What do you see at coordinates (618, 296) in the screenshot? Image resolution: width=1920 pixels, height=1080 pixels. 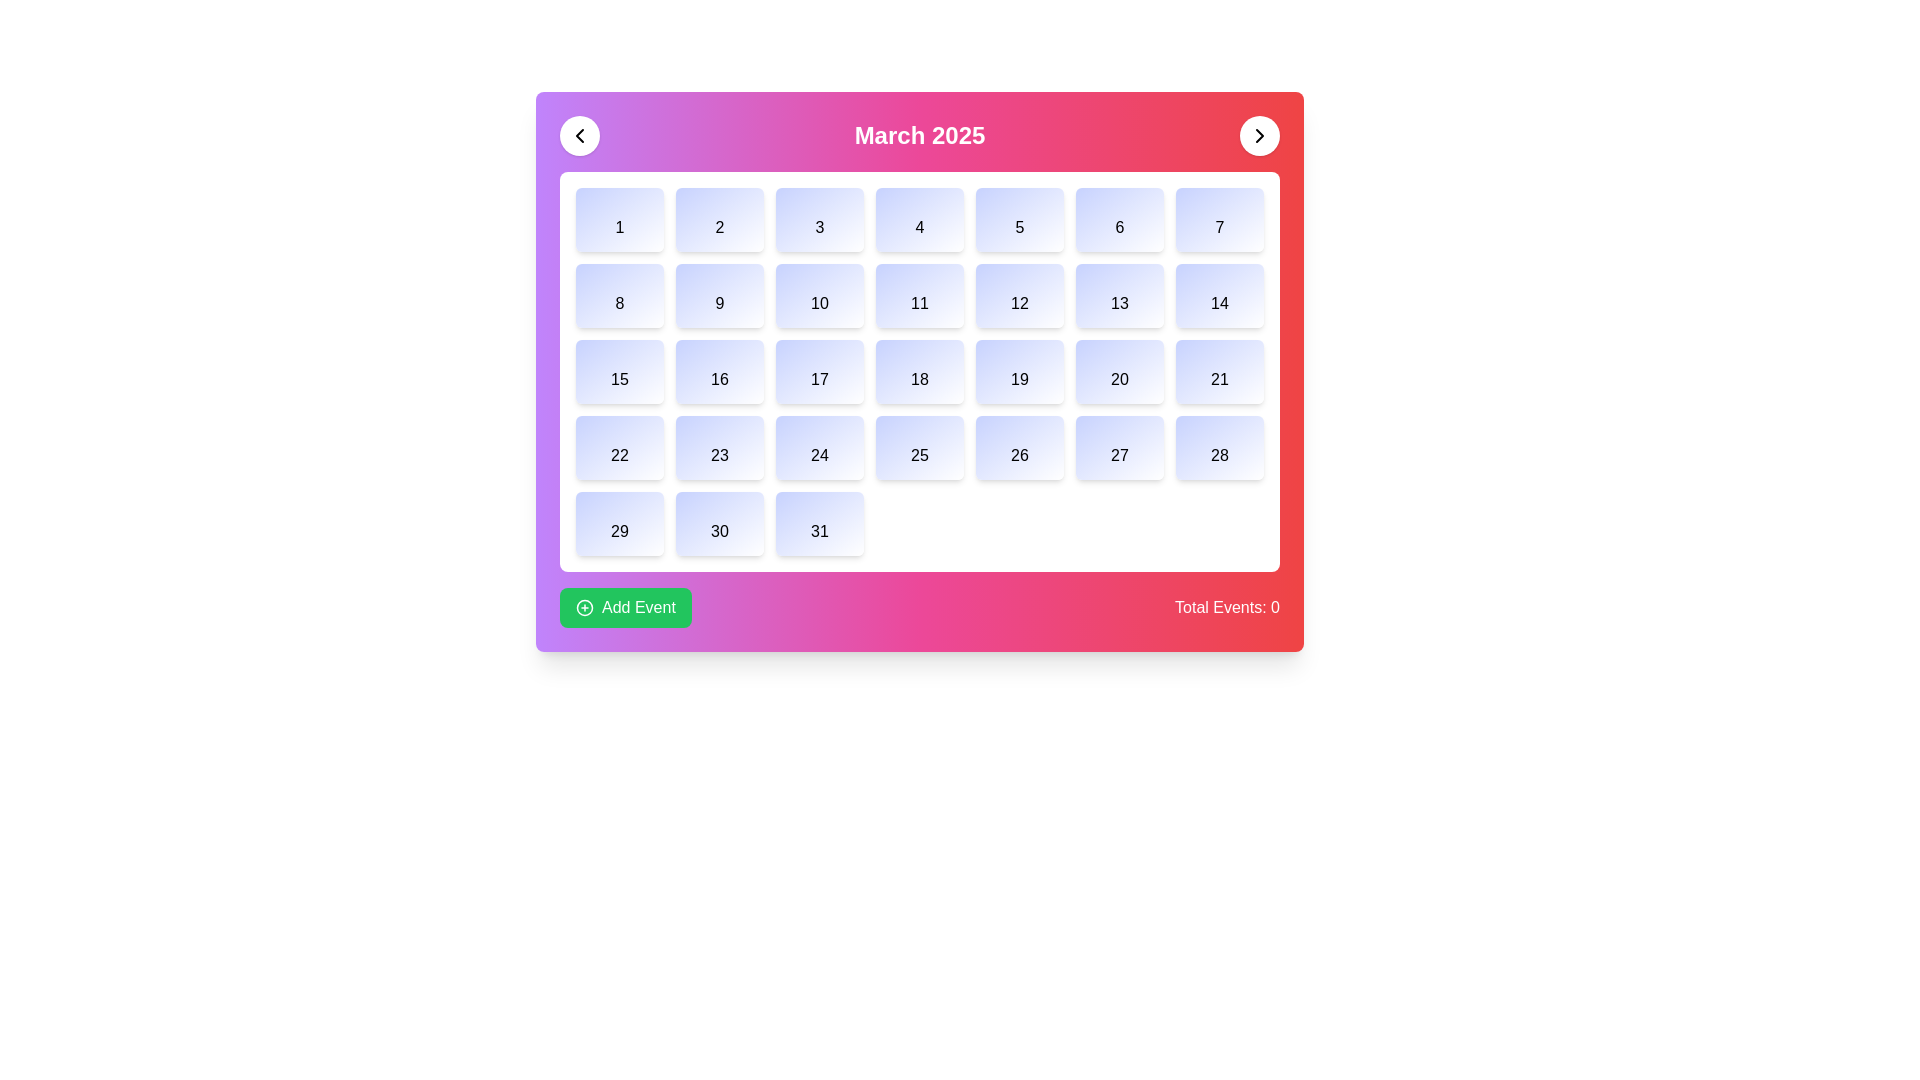 I see `the calendar day box representing day '8' in the second row and first column of the grid` at bounding box center [618, 296].